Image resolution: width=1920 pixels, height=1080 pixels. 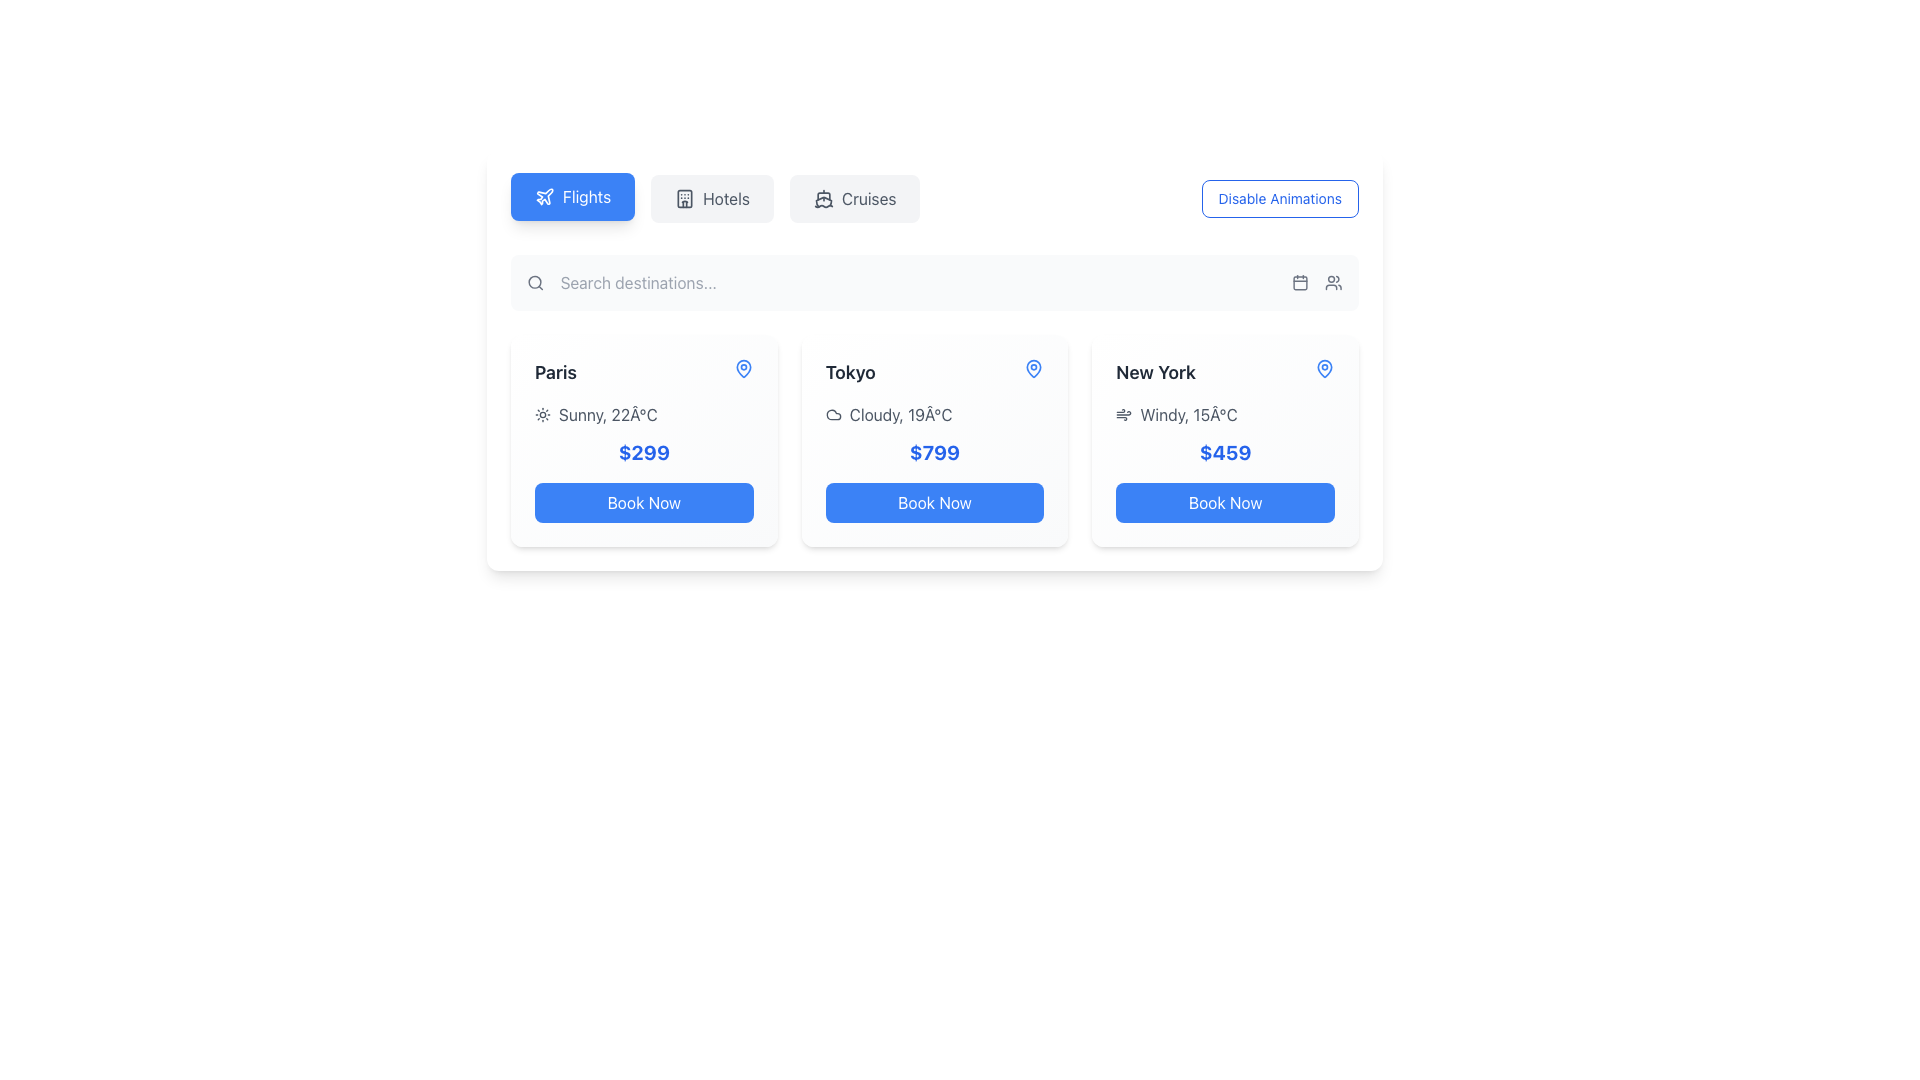 I want to click on the navigational button for the cruises section, which is the third option in the top center group of buttons, so click(x=855, y=199).